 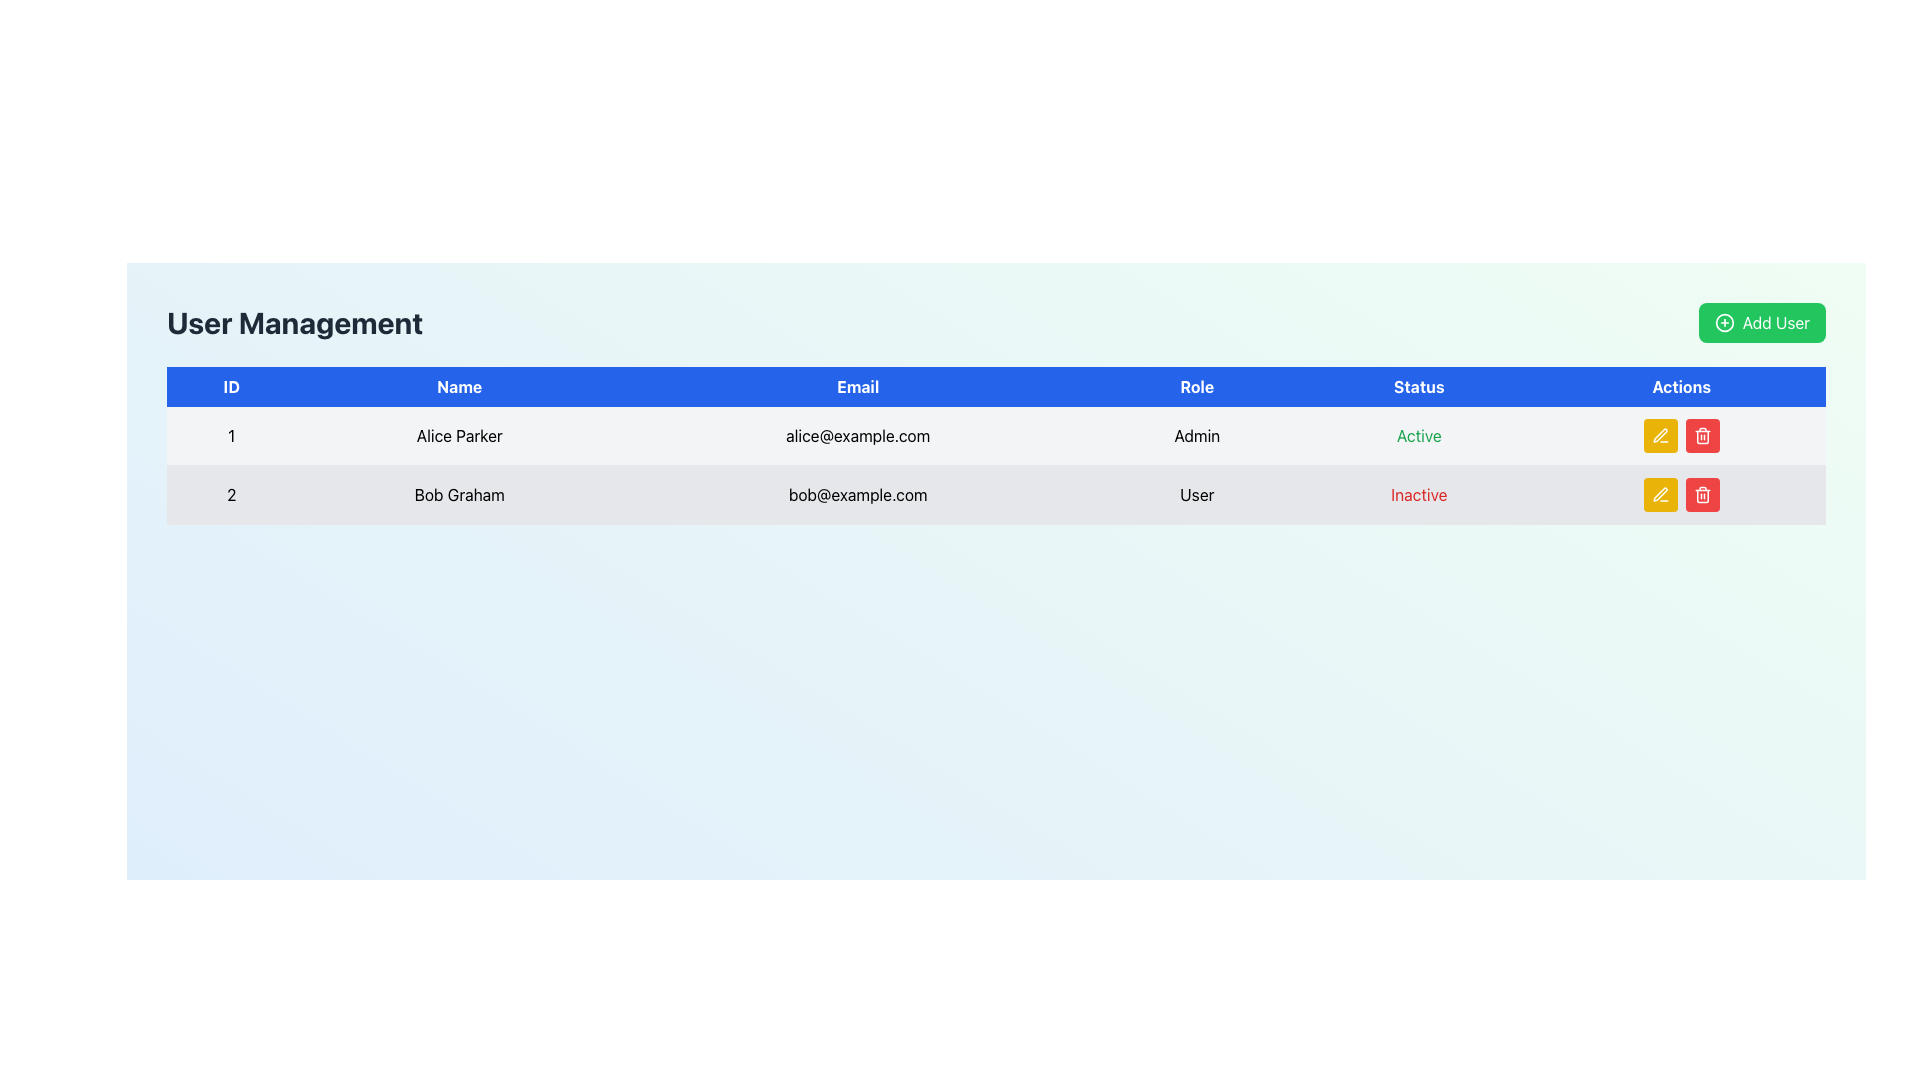 I want to click on the pen icon located in the 'Actions' column of the second row of the table, so click(x=1660, y=434).